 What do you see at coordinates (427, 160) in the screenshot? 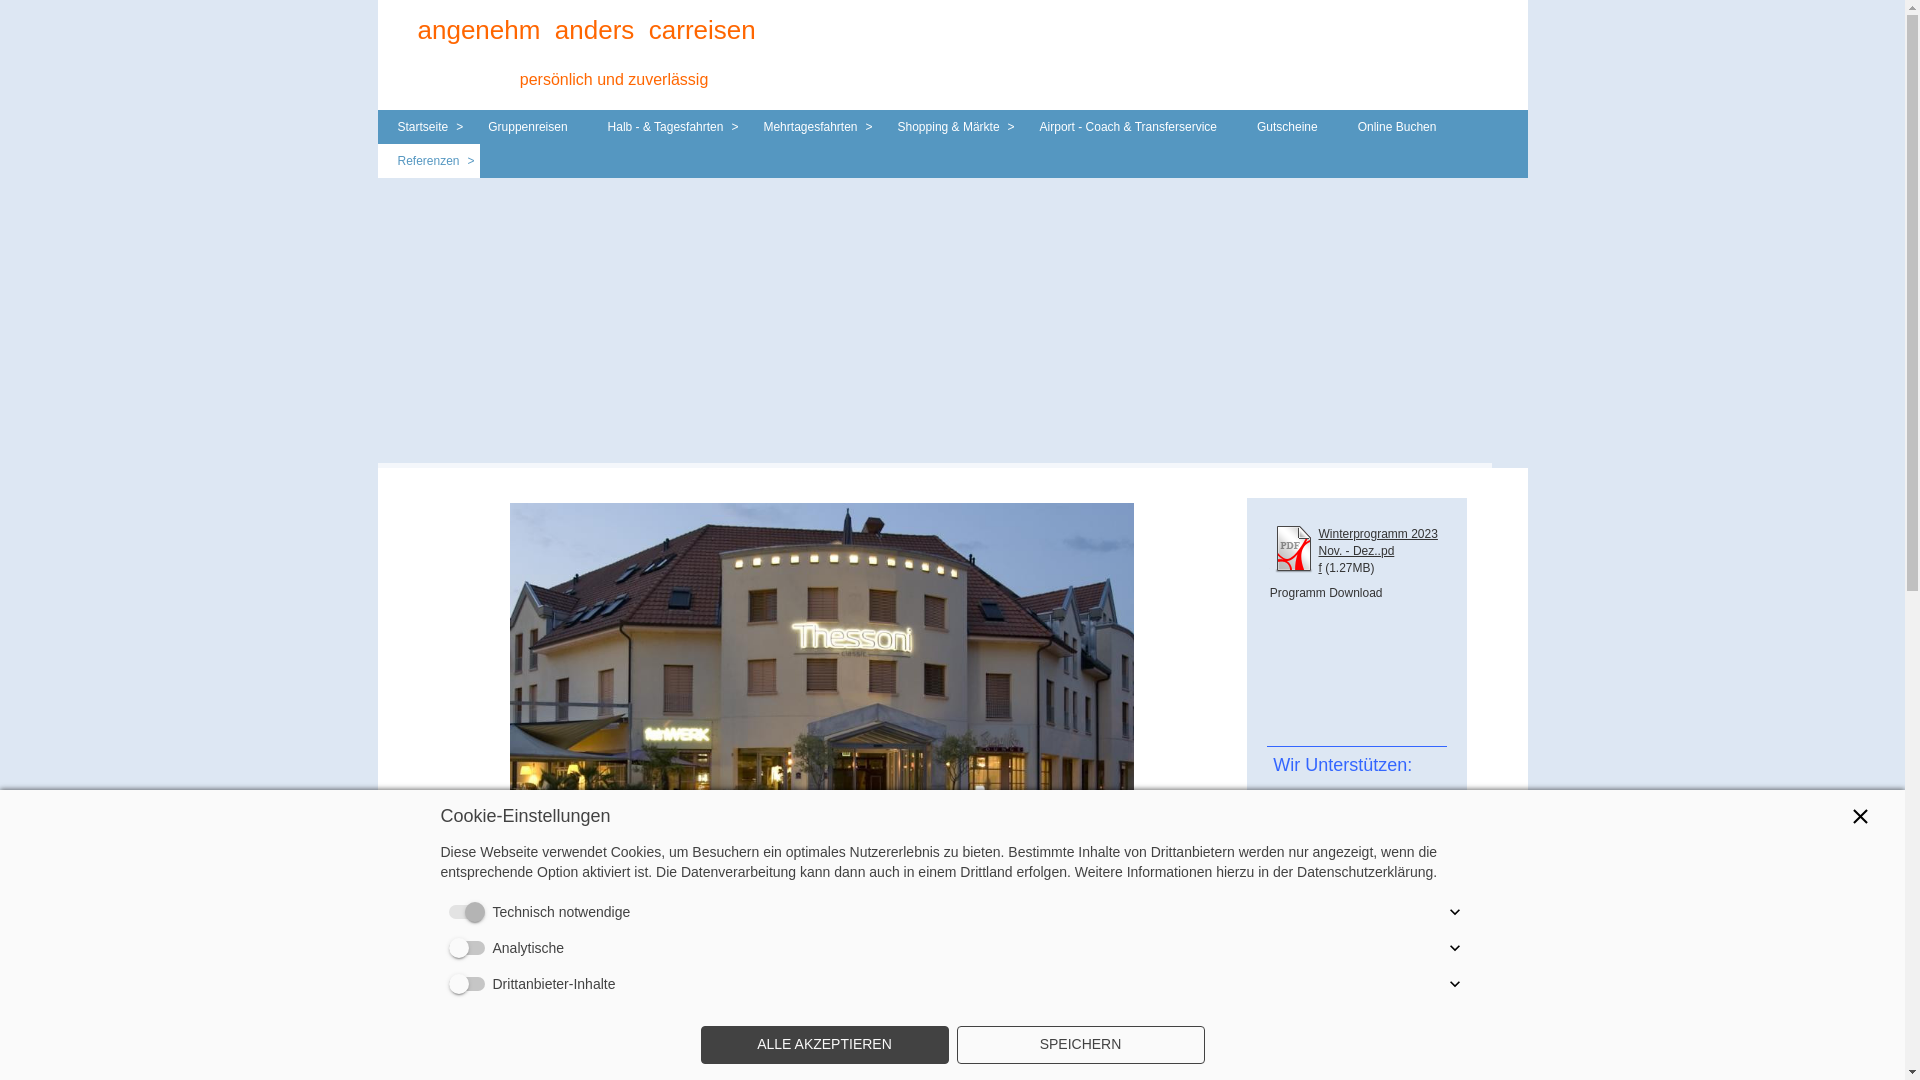
I see `'Referenzen'` at bounding box center [427, 160].